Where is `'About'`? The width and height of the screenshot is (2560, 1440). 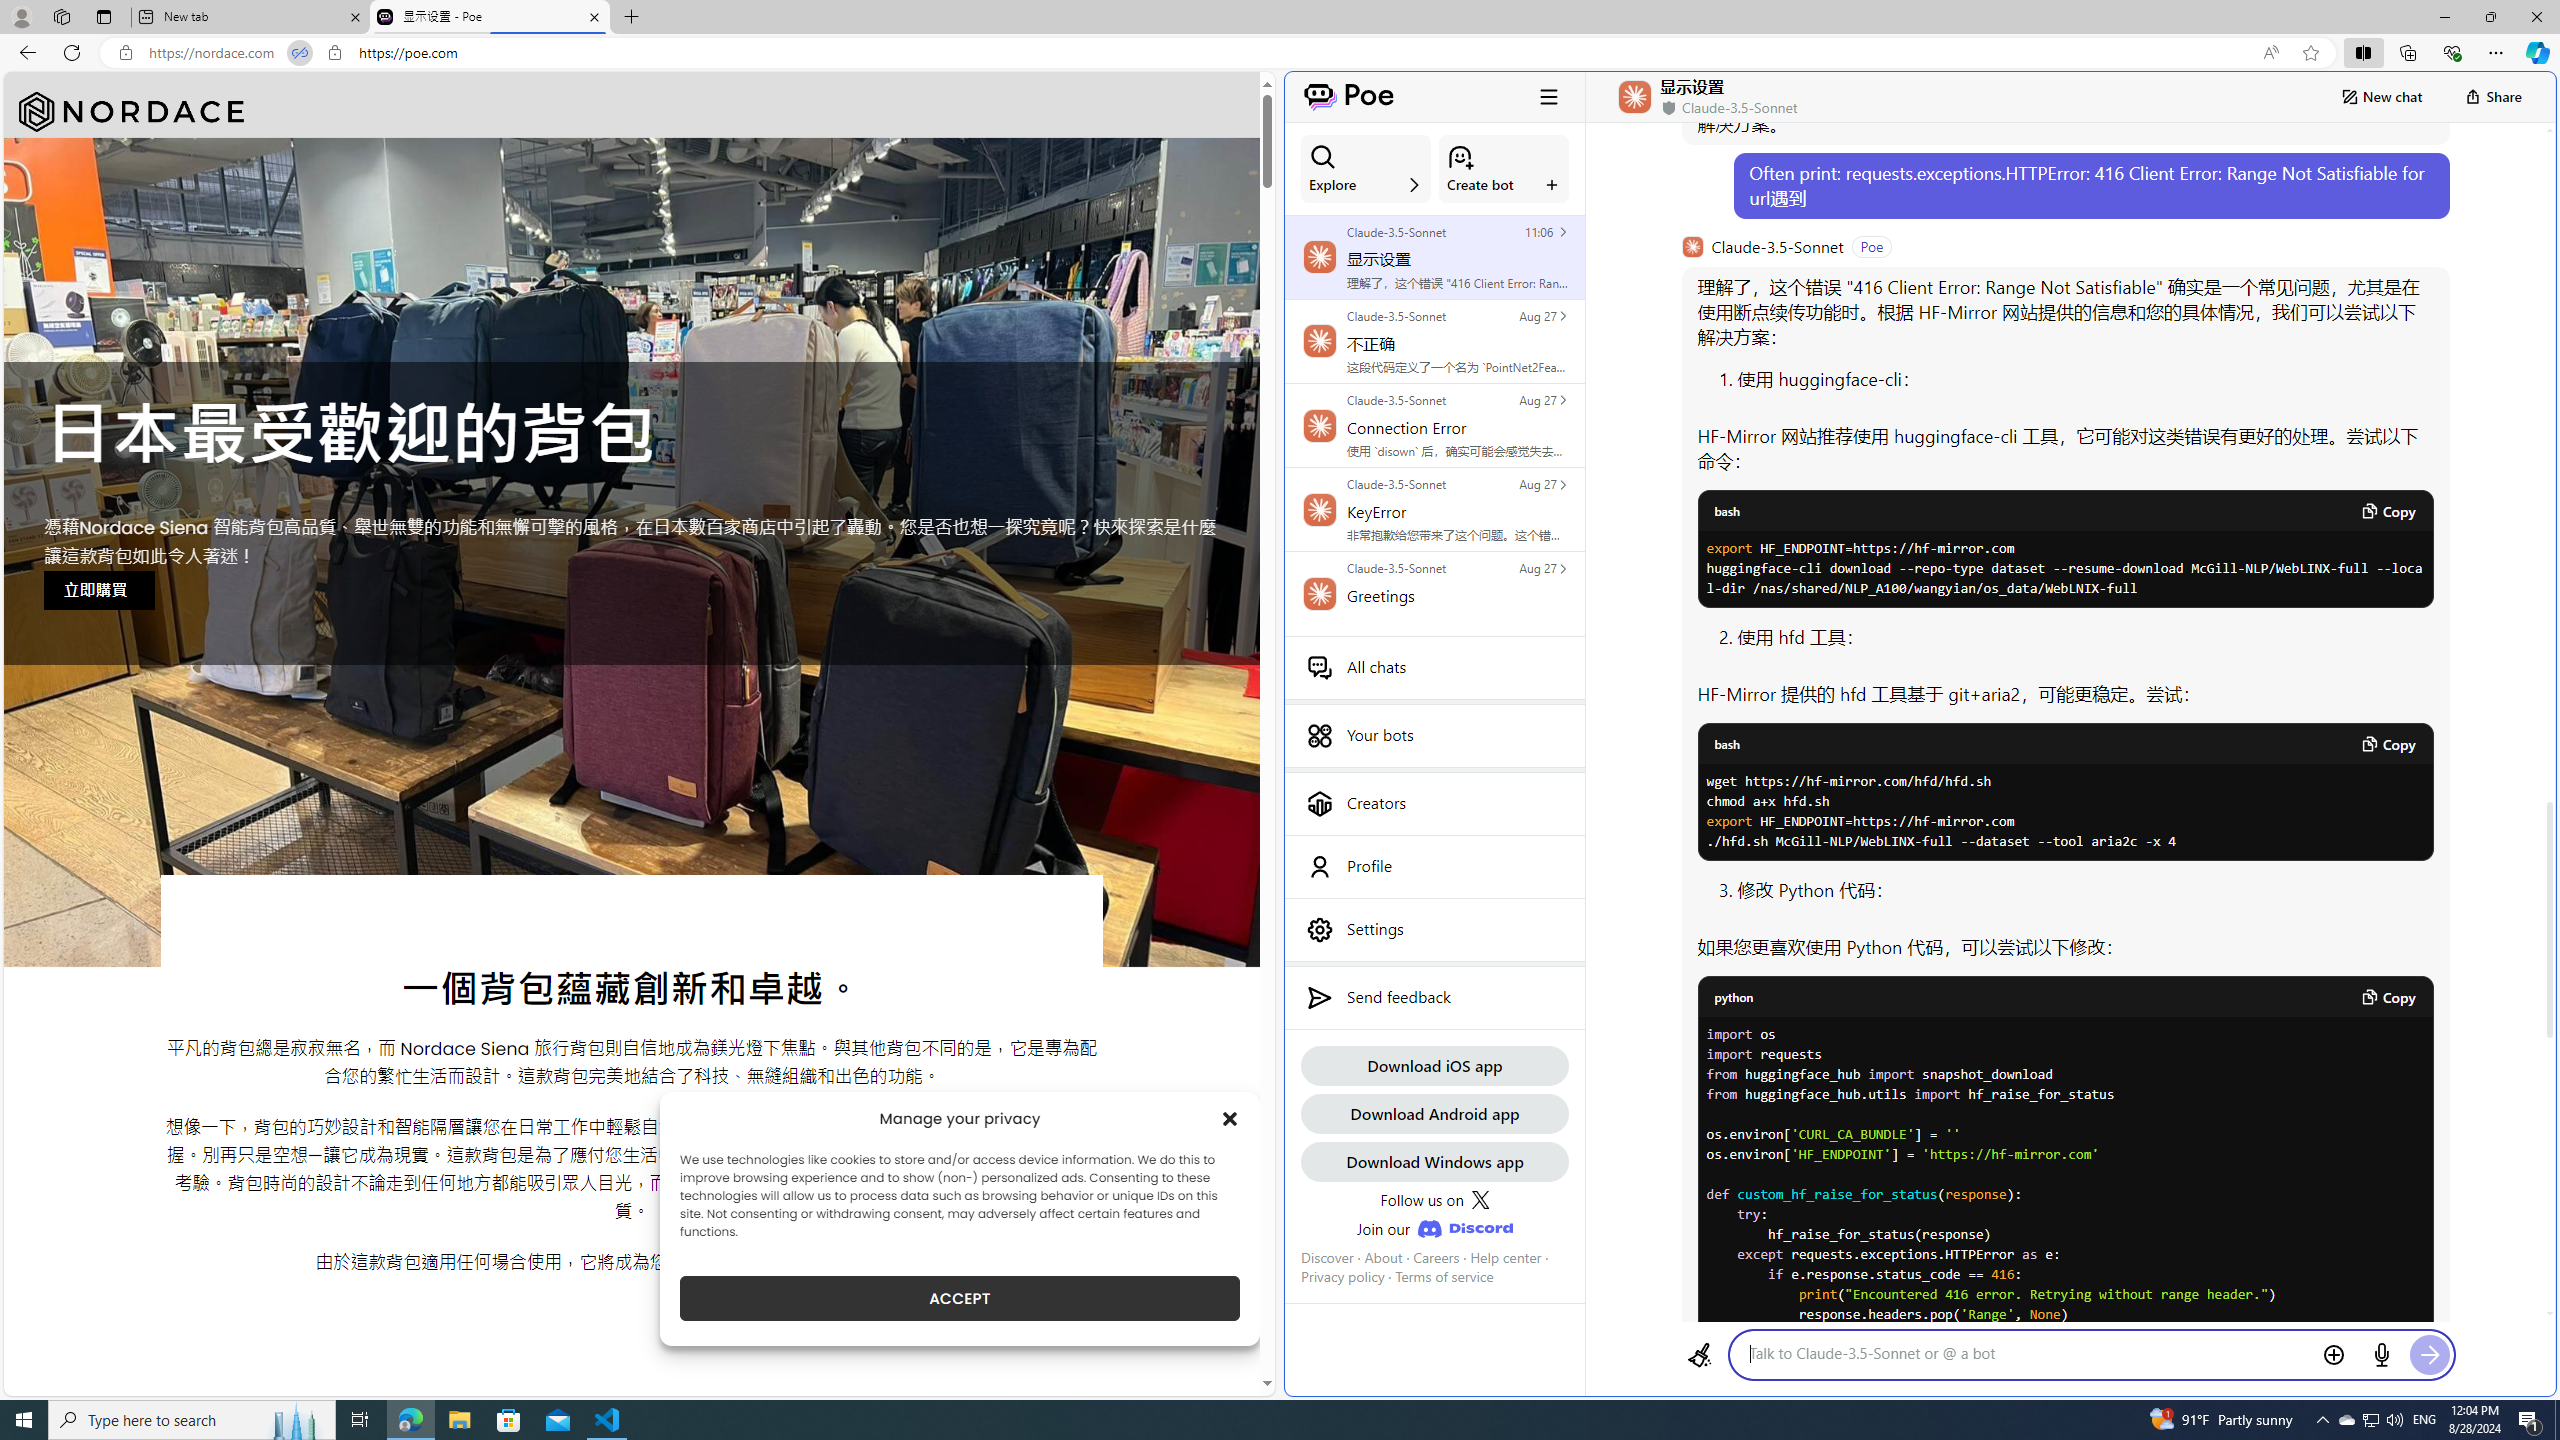 'About' is located at coordinates (1382, 1256).